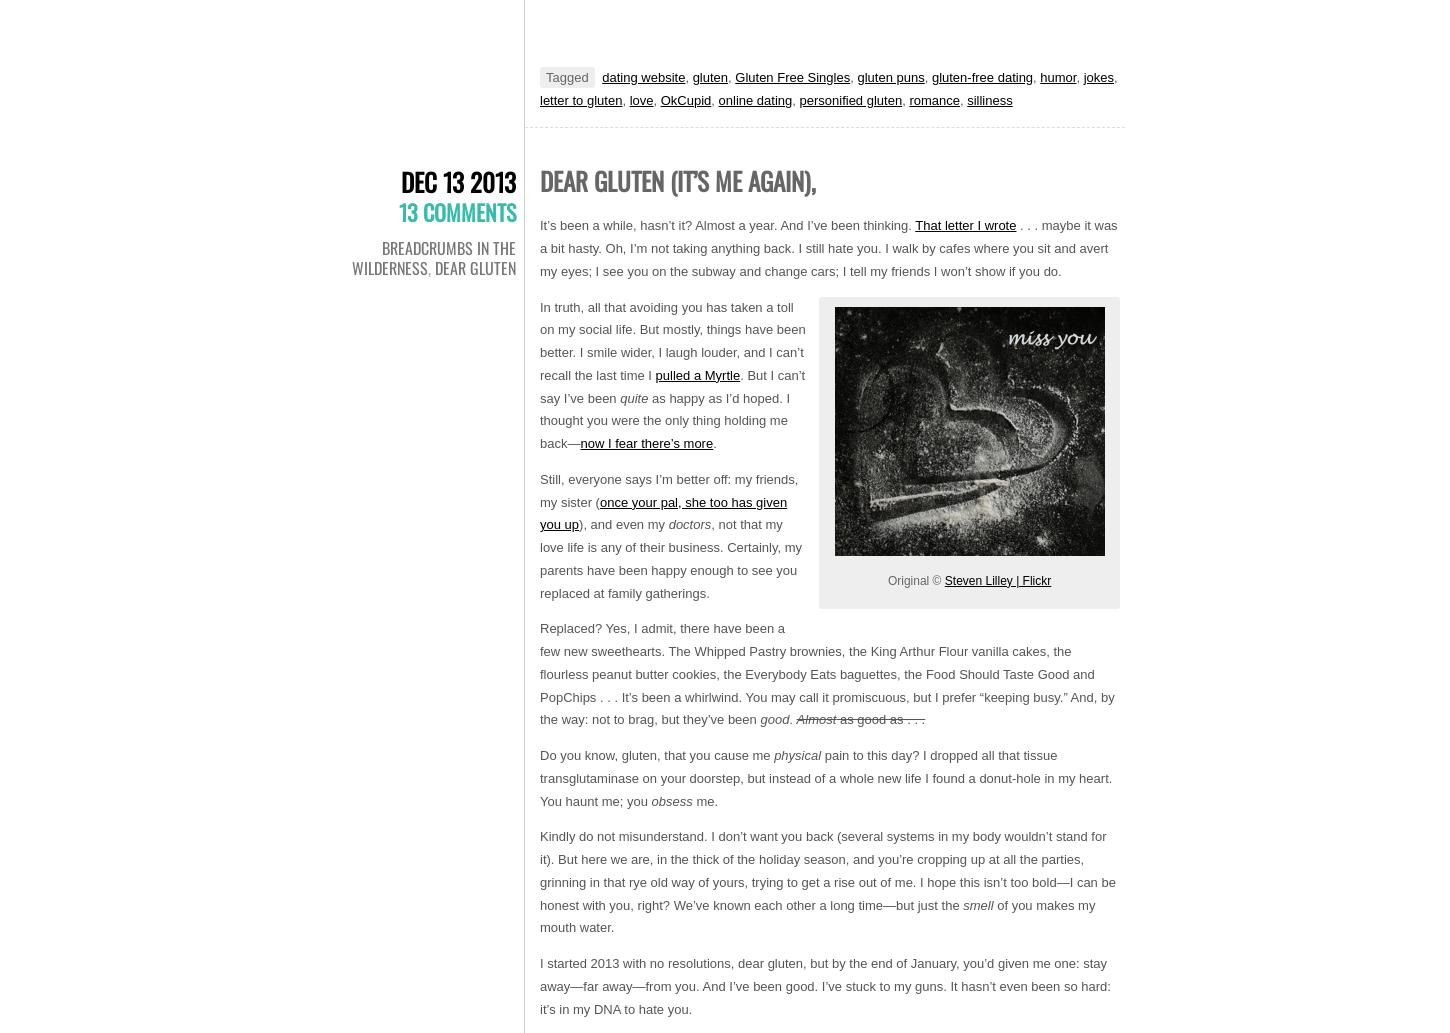  What do you see at coordinates (855, 76) in the screenshot?
I see `'gluten puns'` at bounding box center [855, 76].